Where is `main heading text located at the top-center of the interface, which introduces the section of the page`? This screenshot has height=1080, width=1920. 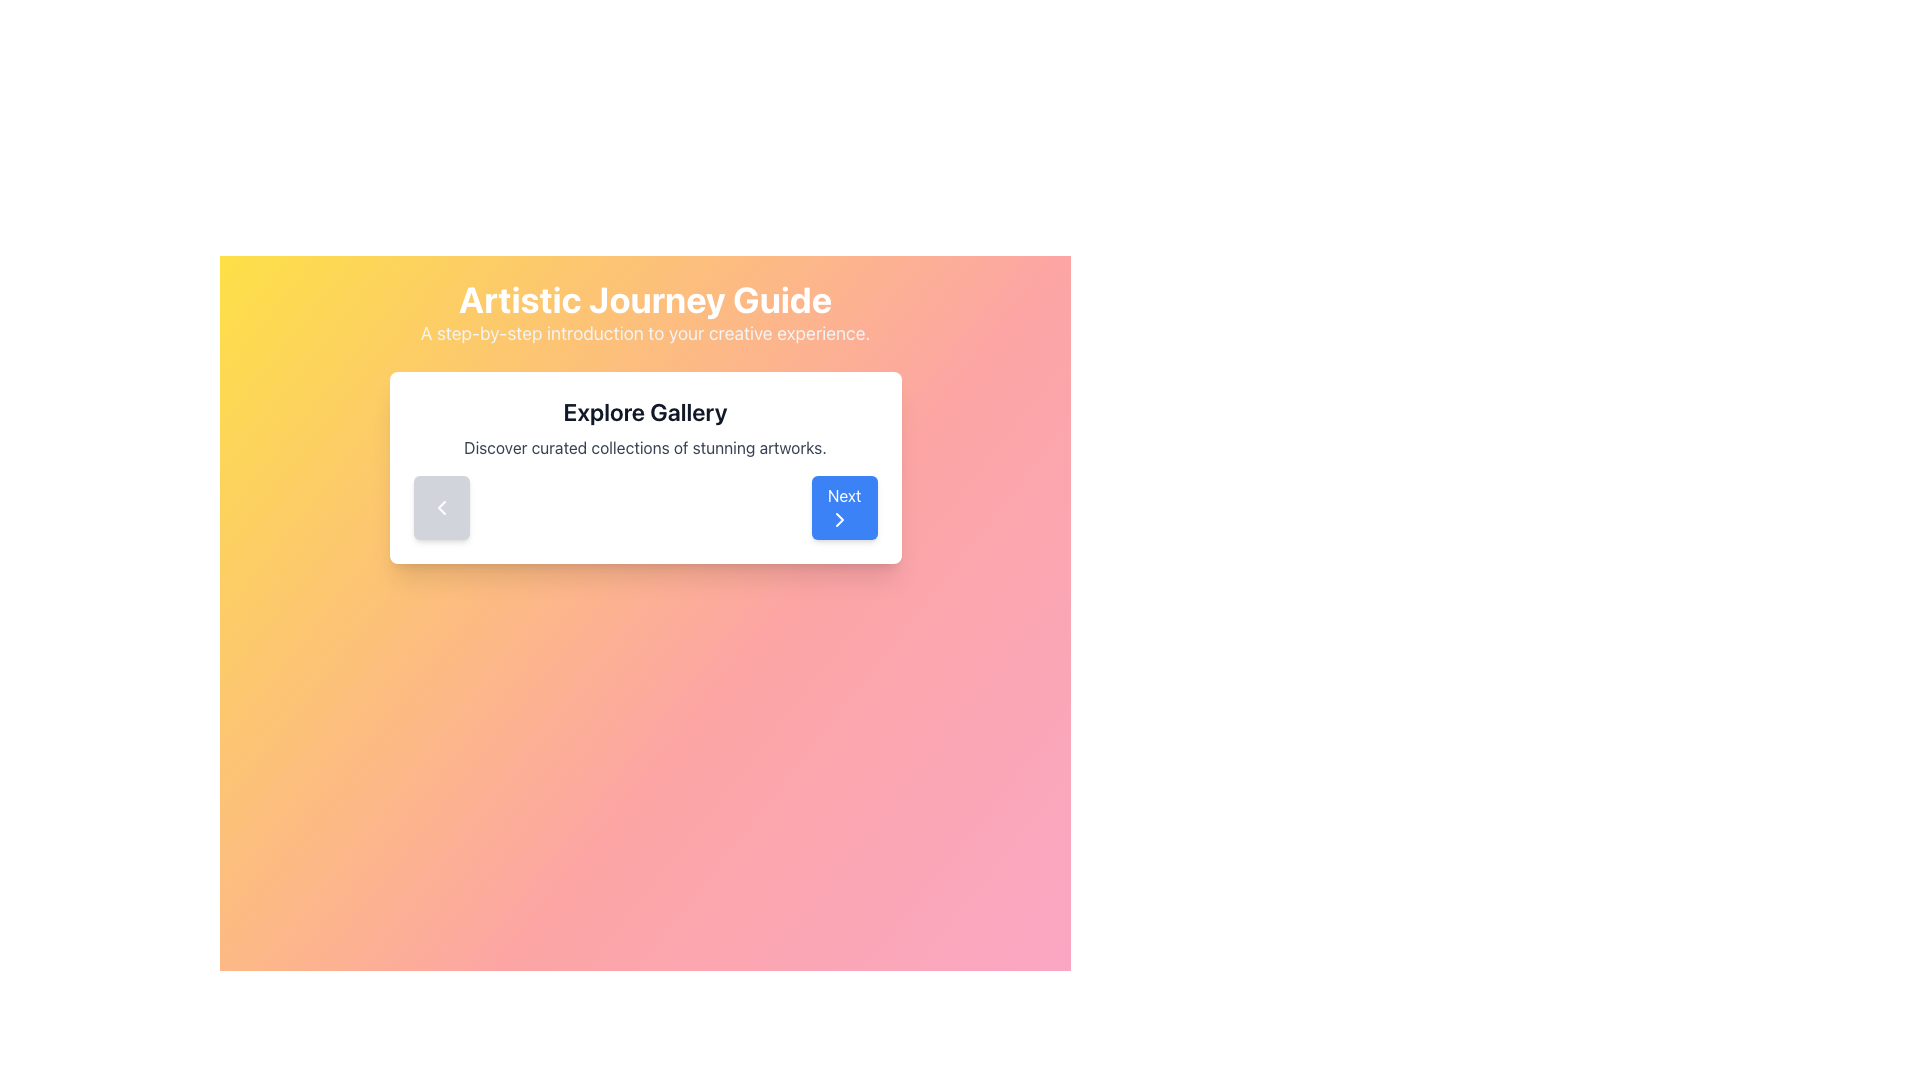
main heading text located at the top-center of the interface, which introduces the section of the page is located at coordinates (645, 300).